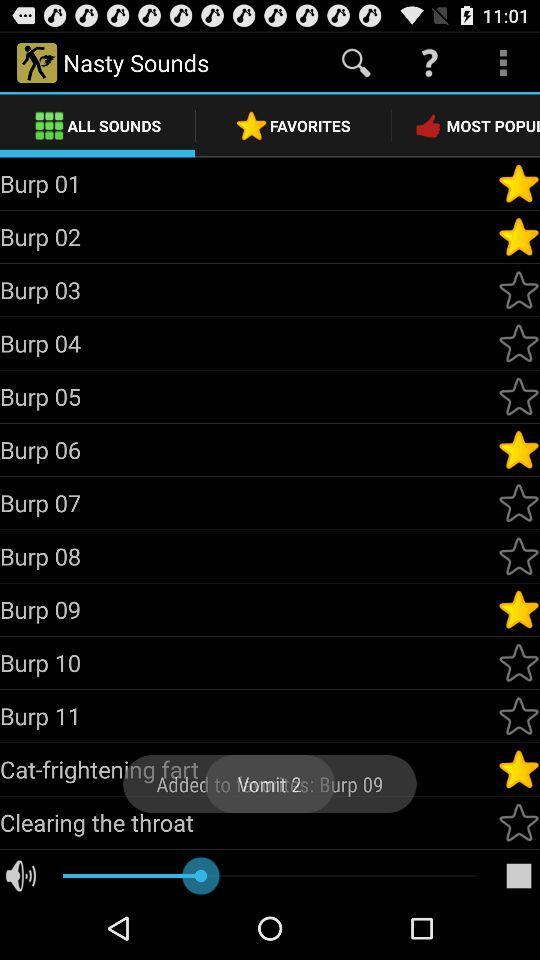 The width and height of the screenshot is (540, 960). What do you see at coordinates (518, 716) in the screenshot?
I see `favorite` at bounding box center [518, 716].